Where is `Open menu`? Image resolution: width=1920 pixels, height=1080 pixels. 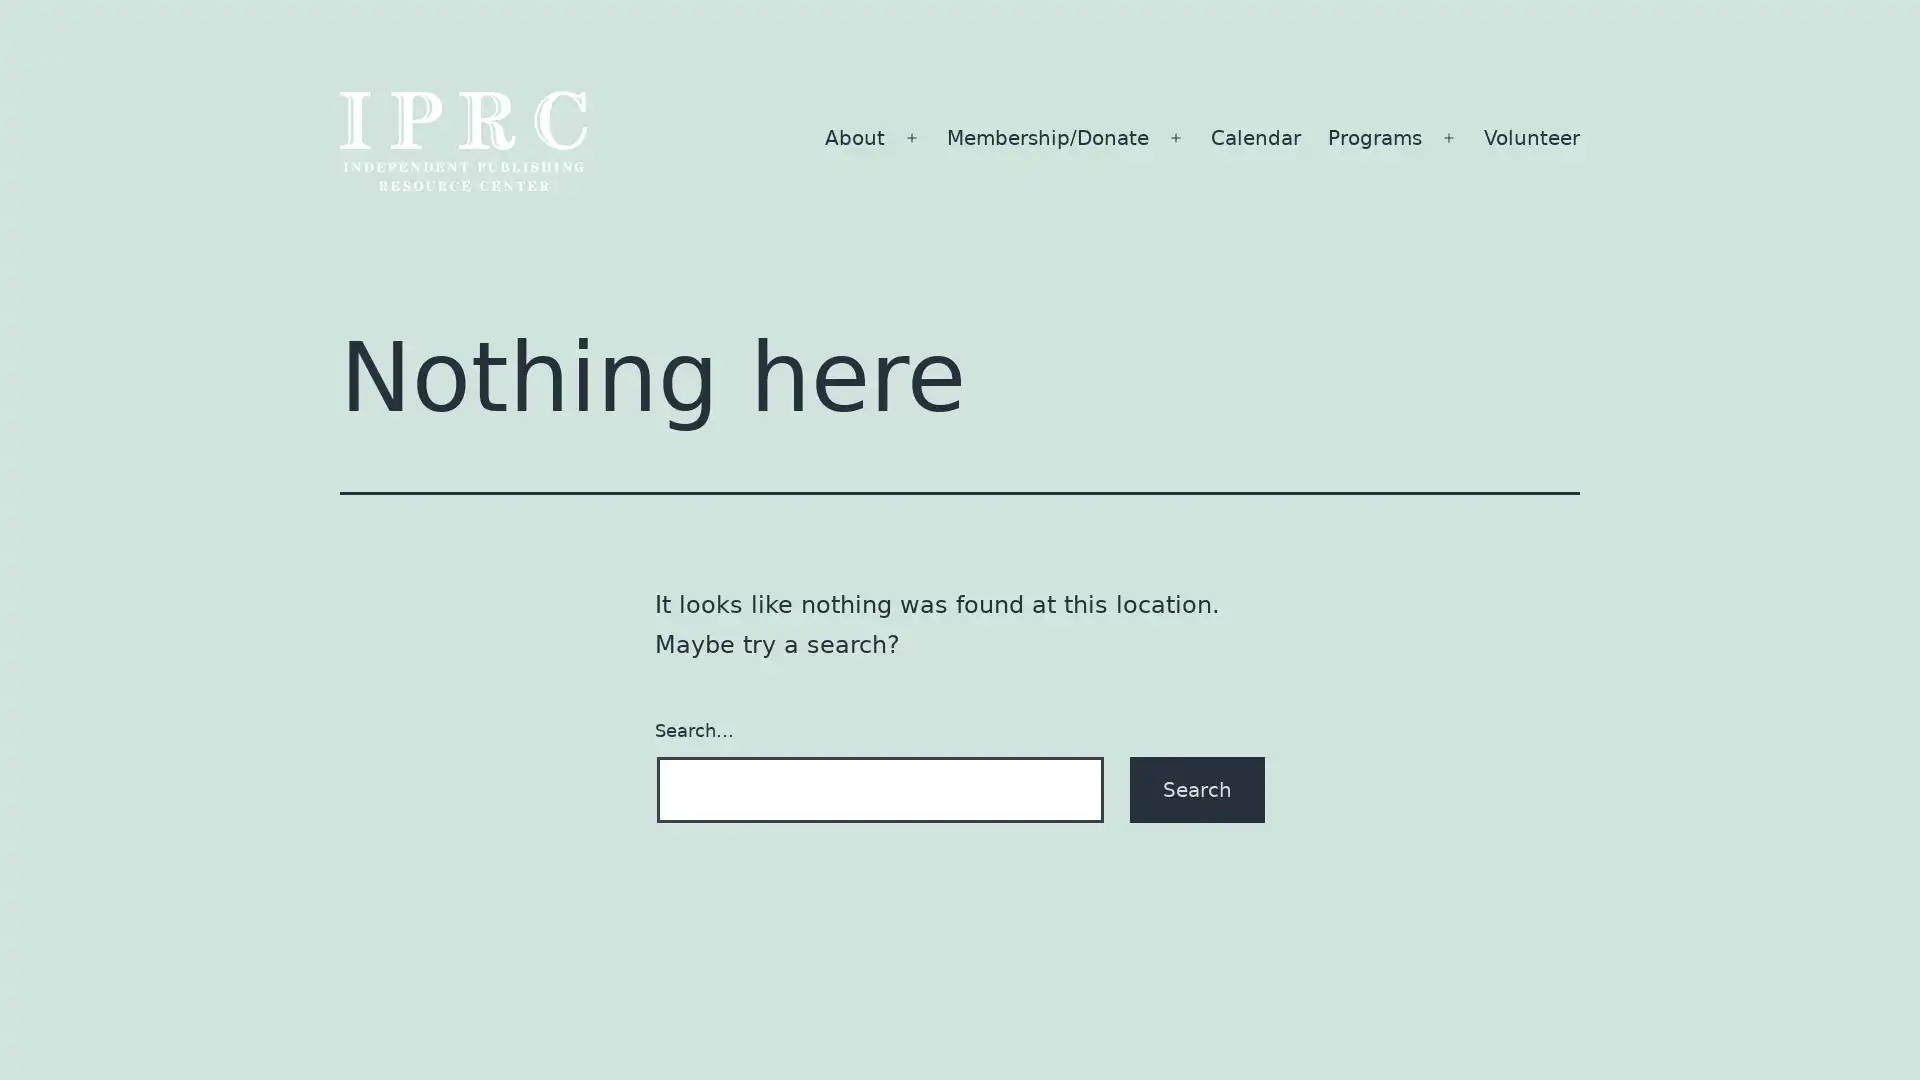 Open menu is located at coordinates (911, 137).